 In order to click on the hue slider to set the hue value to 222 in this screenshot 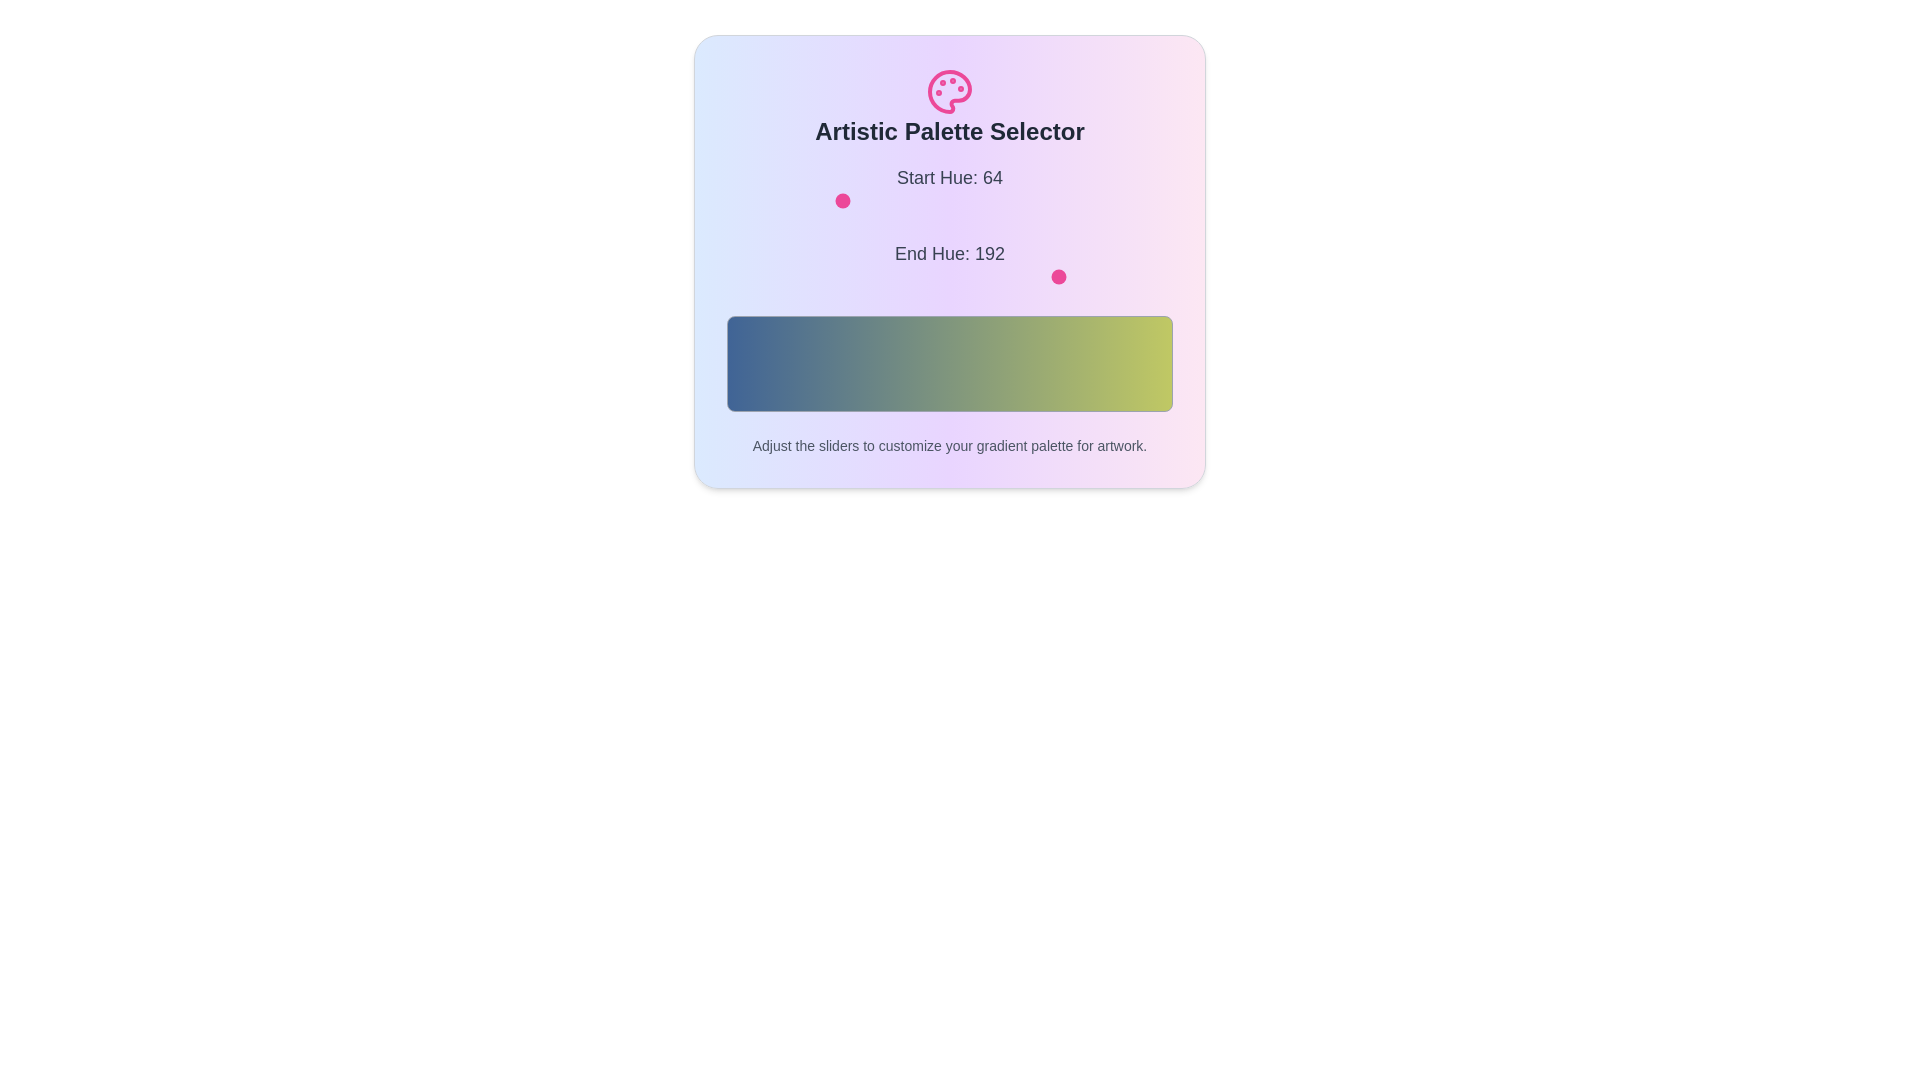, I will do `click(1114, 200)`.